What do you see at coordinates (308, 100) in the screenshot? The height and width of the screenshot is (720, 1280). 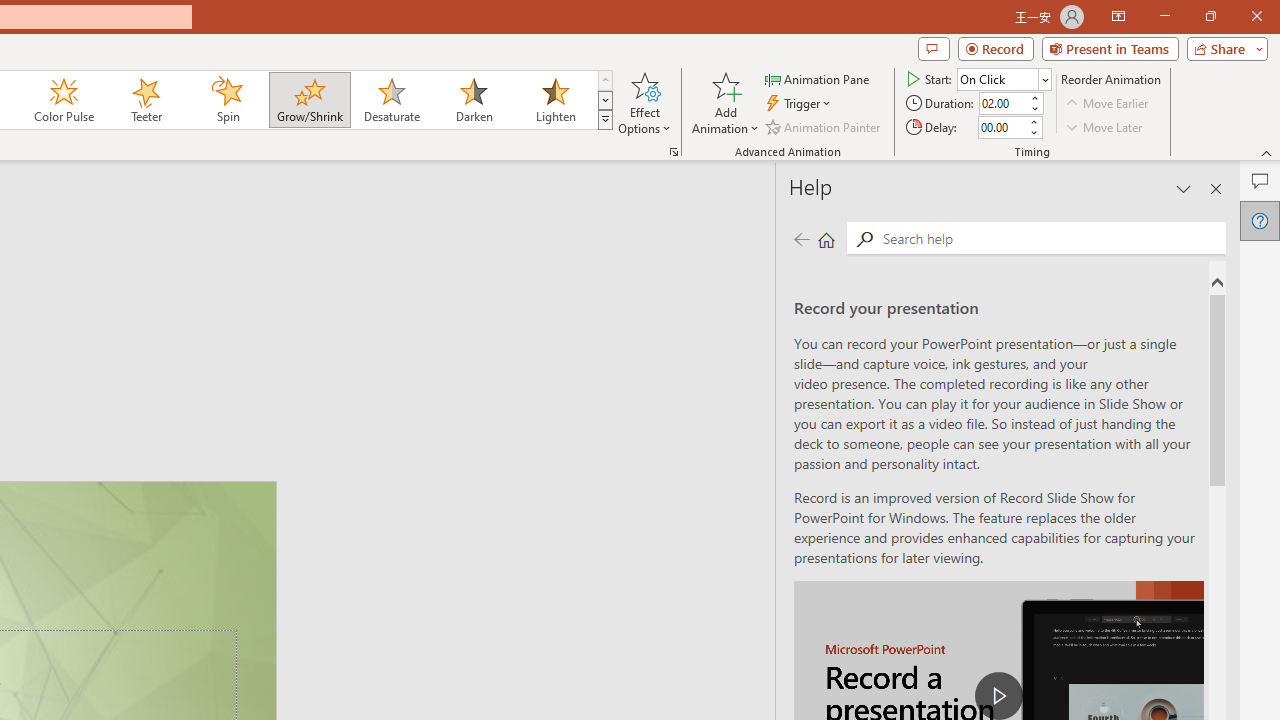 I see `'Grow/Shrink'` at bounding box center [308, 100].